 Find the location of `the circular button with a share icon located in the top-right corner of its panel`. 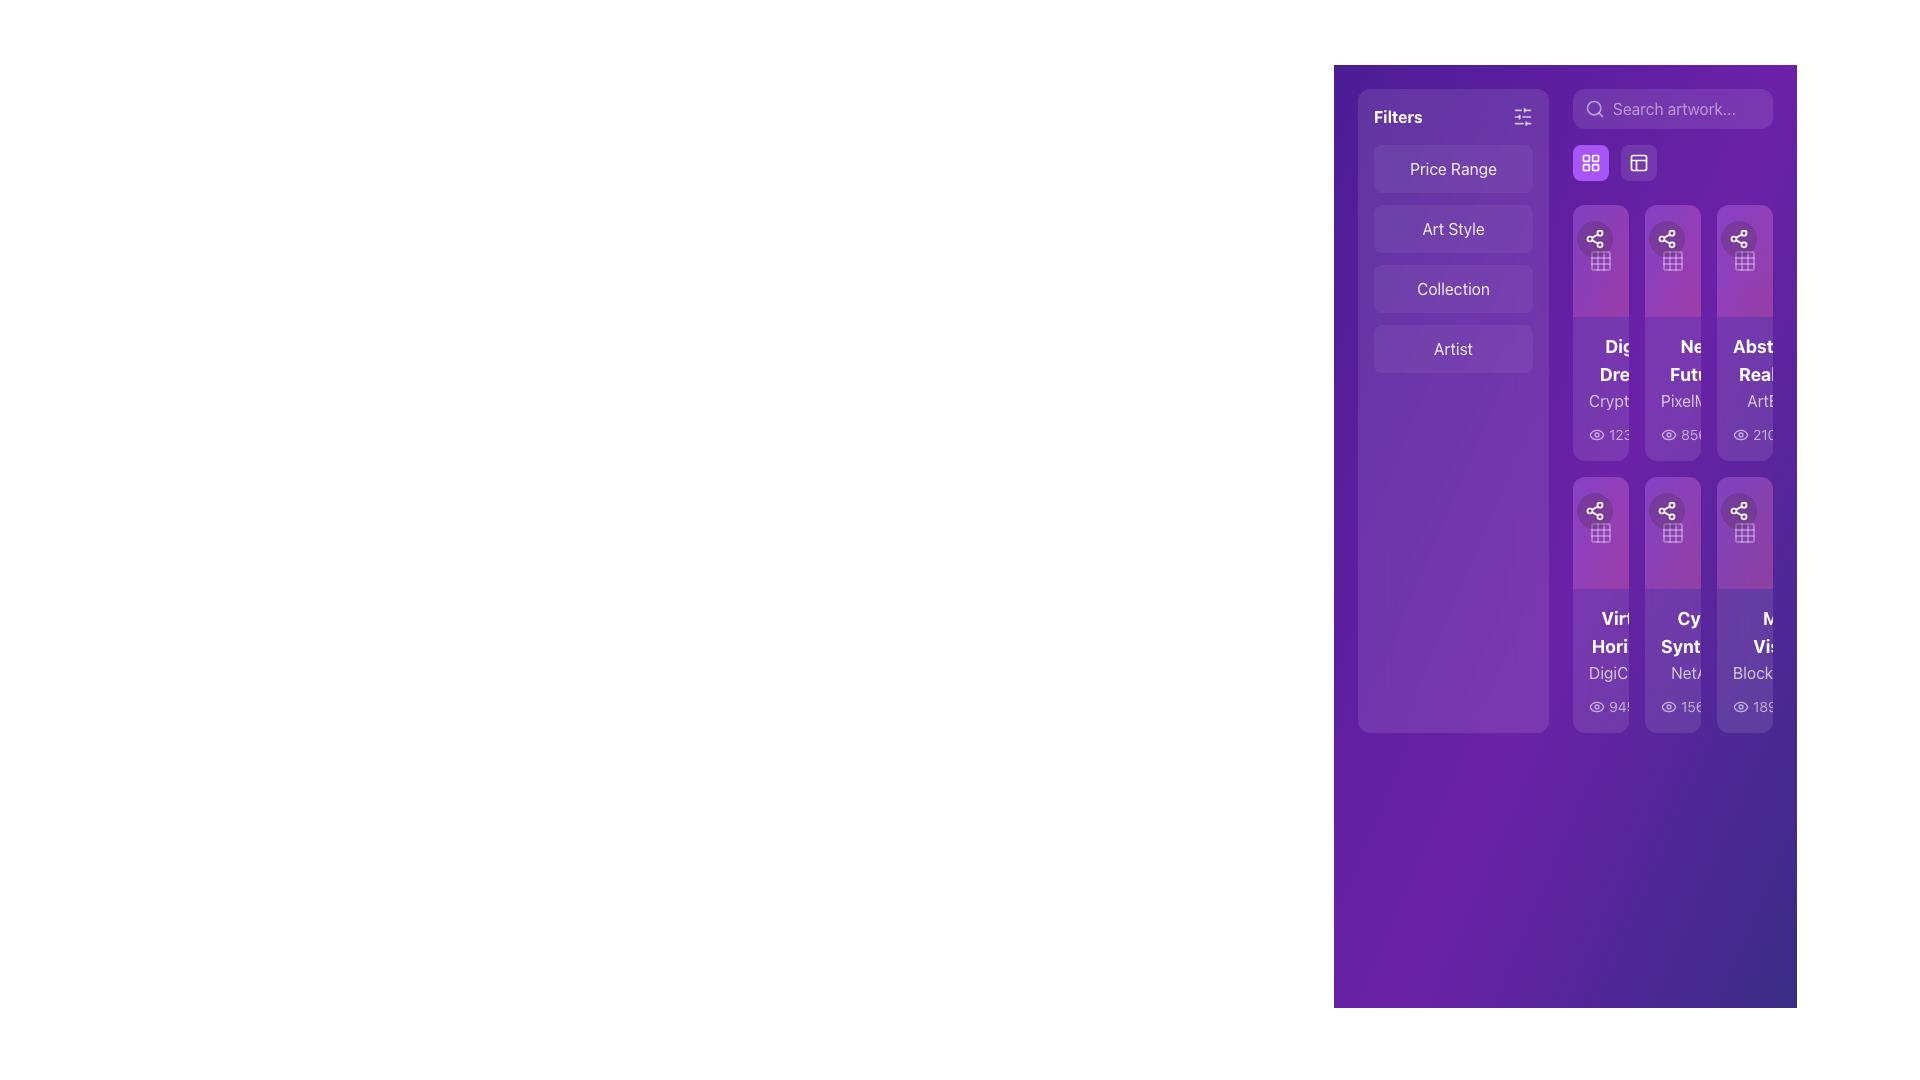

the circular button with a share icon located in the top-right corner of its panel is located at coordinates (1737, 238).